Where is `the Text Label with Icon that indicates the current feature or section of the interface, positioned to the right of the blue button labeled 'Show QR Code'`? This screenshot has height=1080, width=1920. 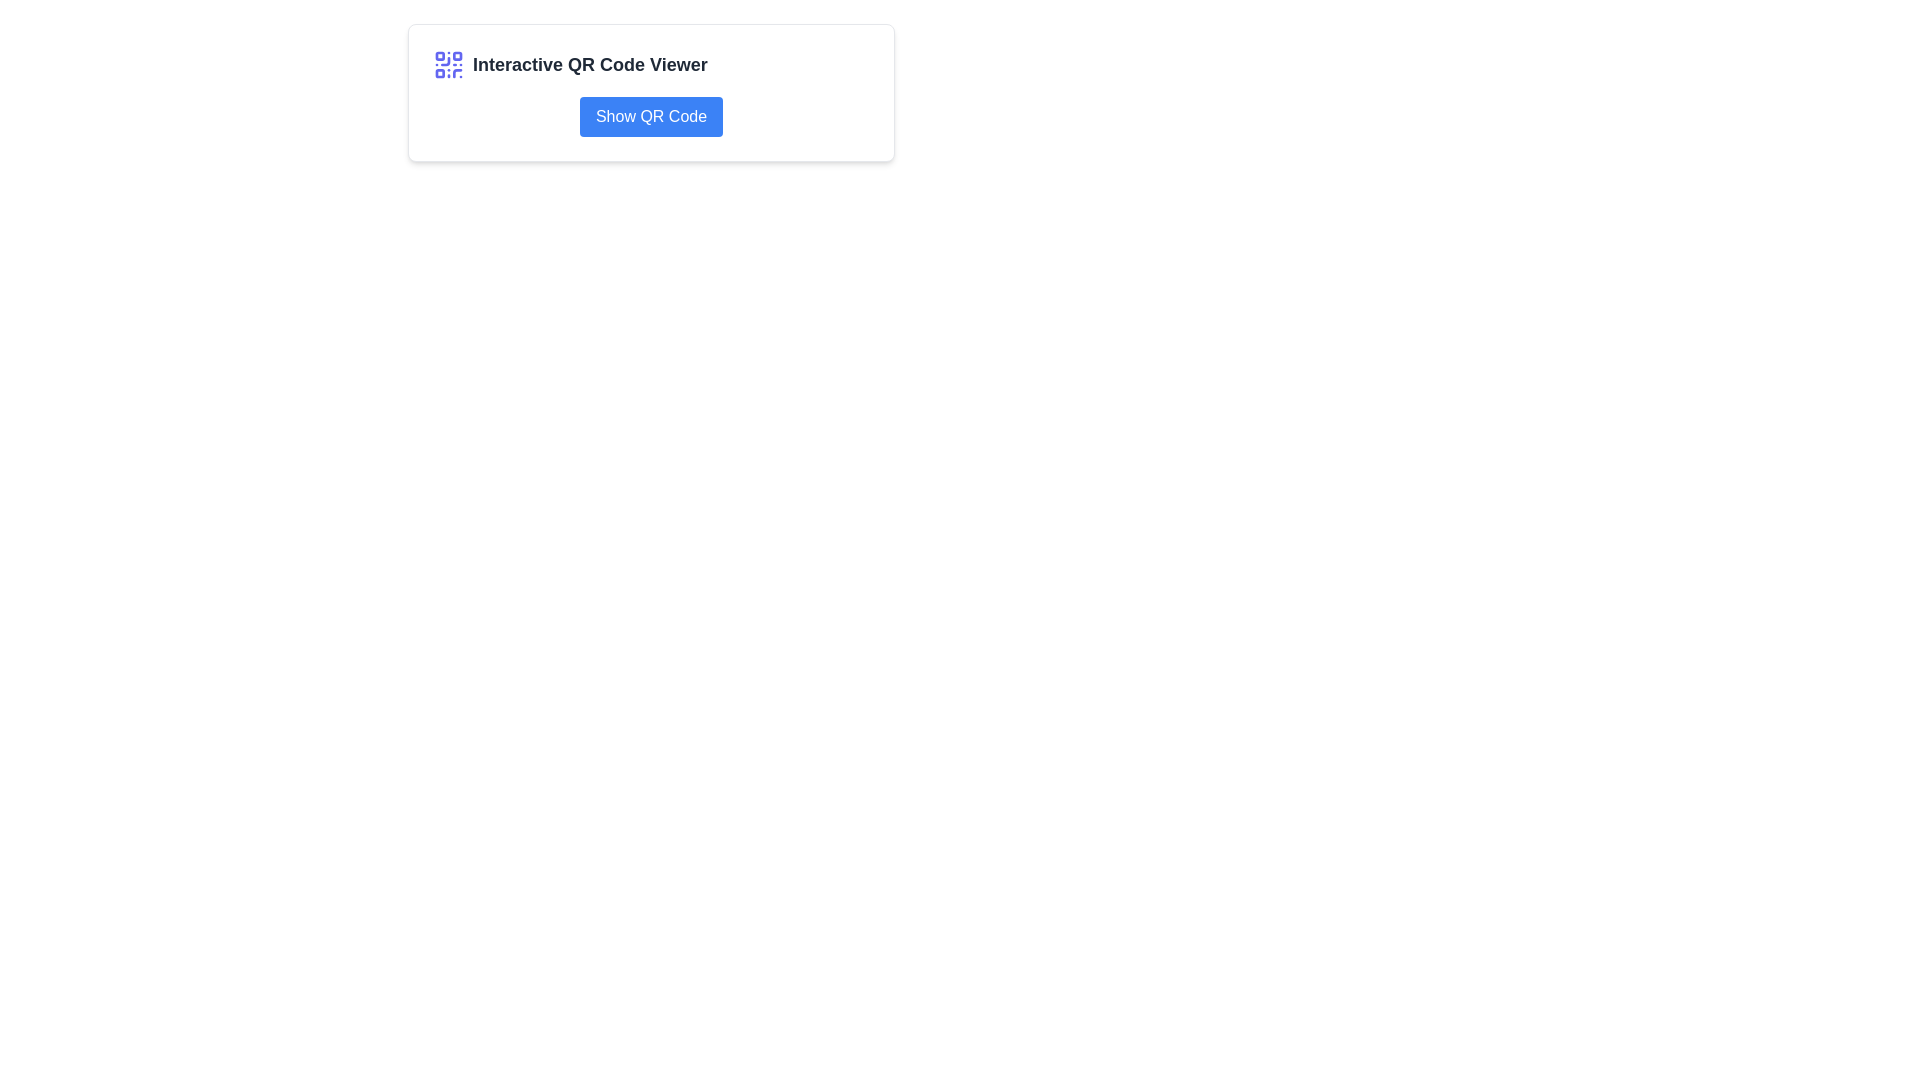
the Text Label with Icon that indicates the current feature or section of the interface, positioned to the right of the blue button labeled 'Show QR Code' is located at coordinates (651, 64).